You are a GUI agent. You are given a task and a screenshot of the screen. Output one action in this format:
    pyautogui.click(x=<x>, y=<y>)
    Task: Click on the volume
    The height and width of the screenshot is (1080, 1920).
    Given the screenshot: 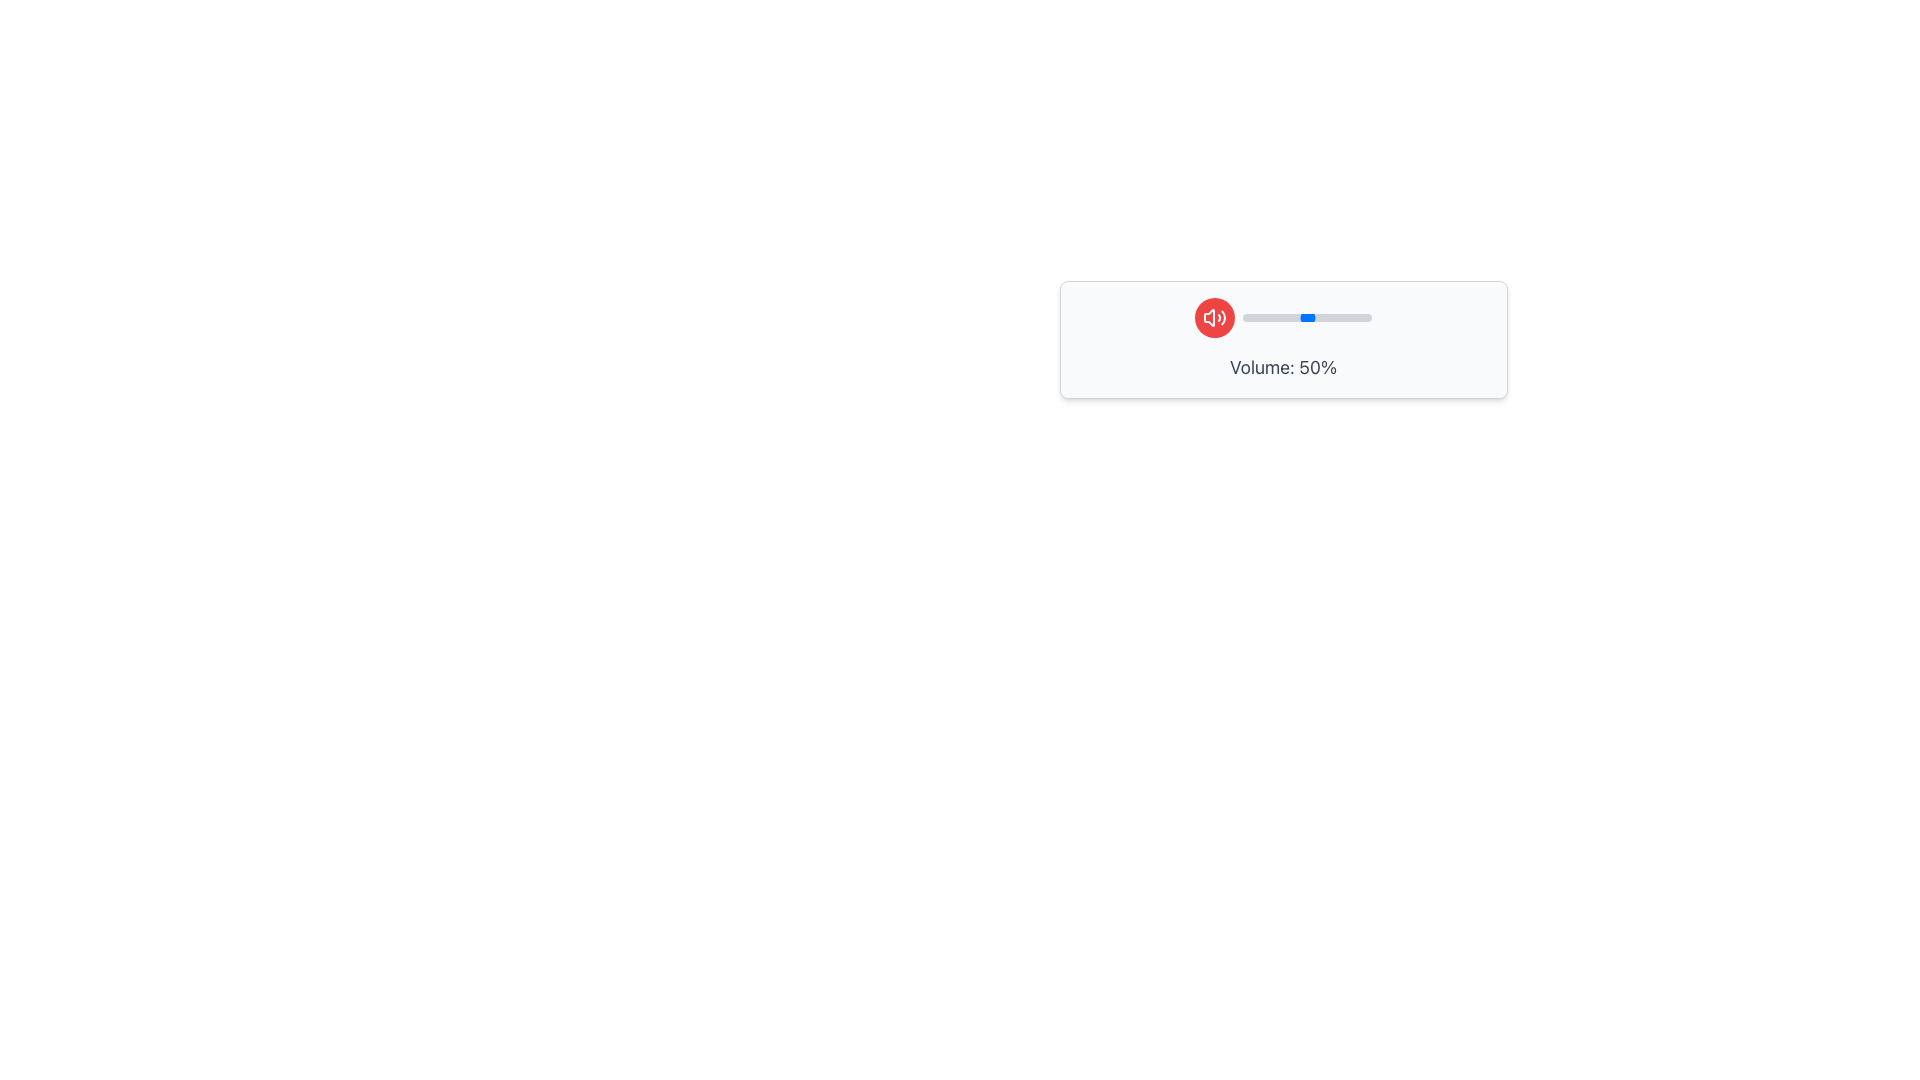 What is the action you would take?
    pyautogui.click(x=1285, y=316)
    